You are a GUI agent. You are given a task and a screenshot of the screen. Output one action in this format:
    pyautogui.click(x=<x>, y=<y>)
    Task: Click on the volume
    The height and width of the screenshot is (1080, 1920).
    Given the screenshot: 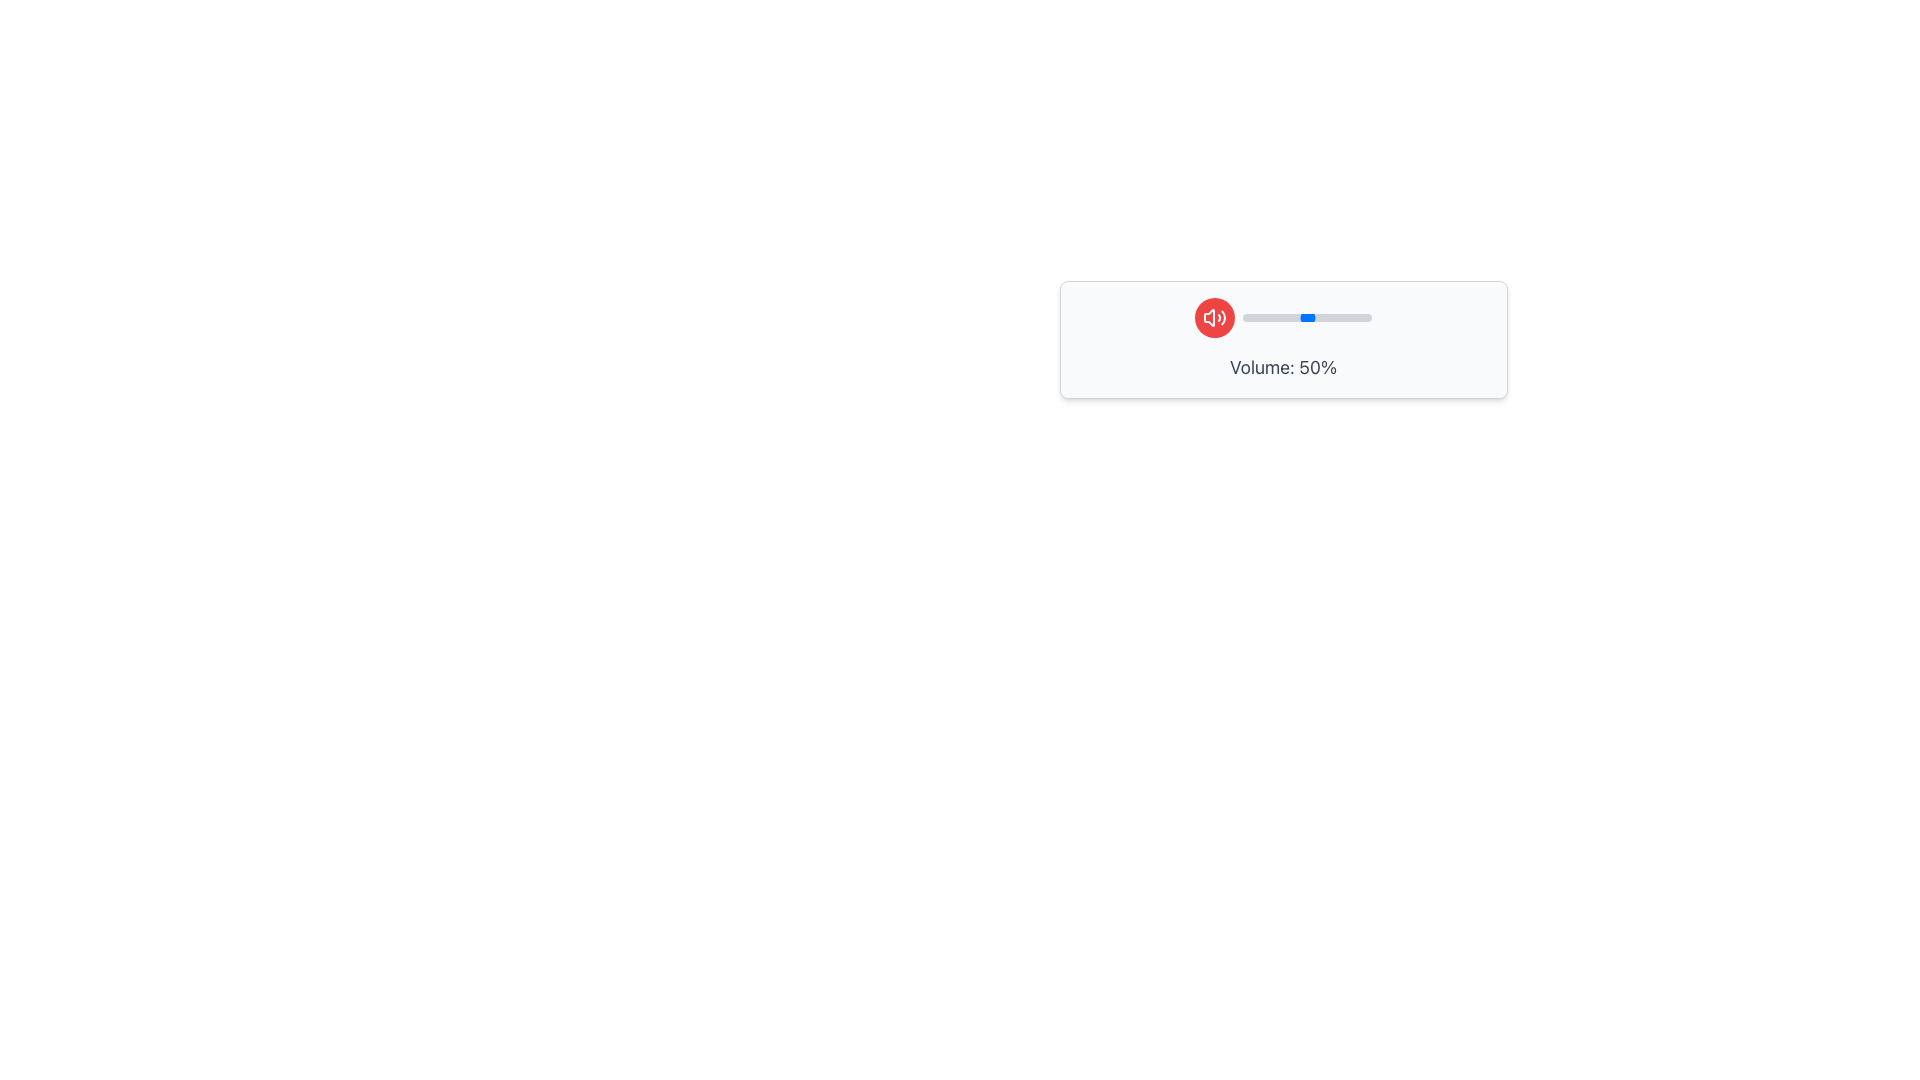 What is the action you would take?
    pyautogui.click(x=1285, y=316)
    